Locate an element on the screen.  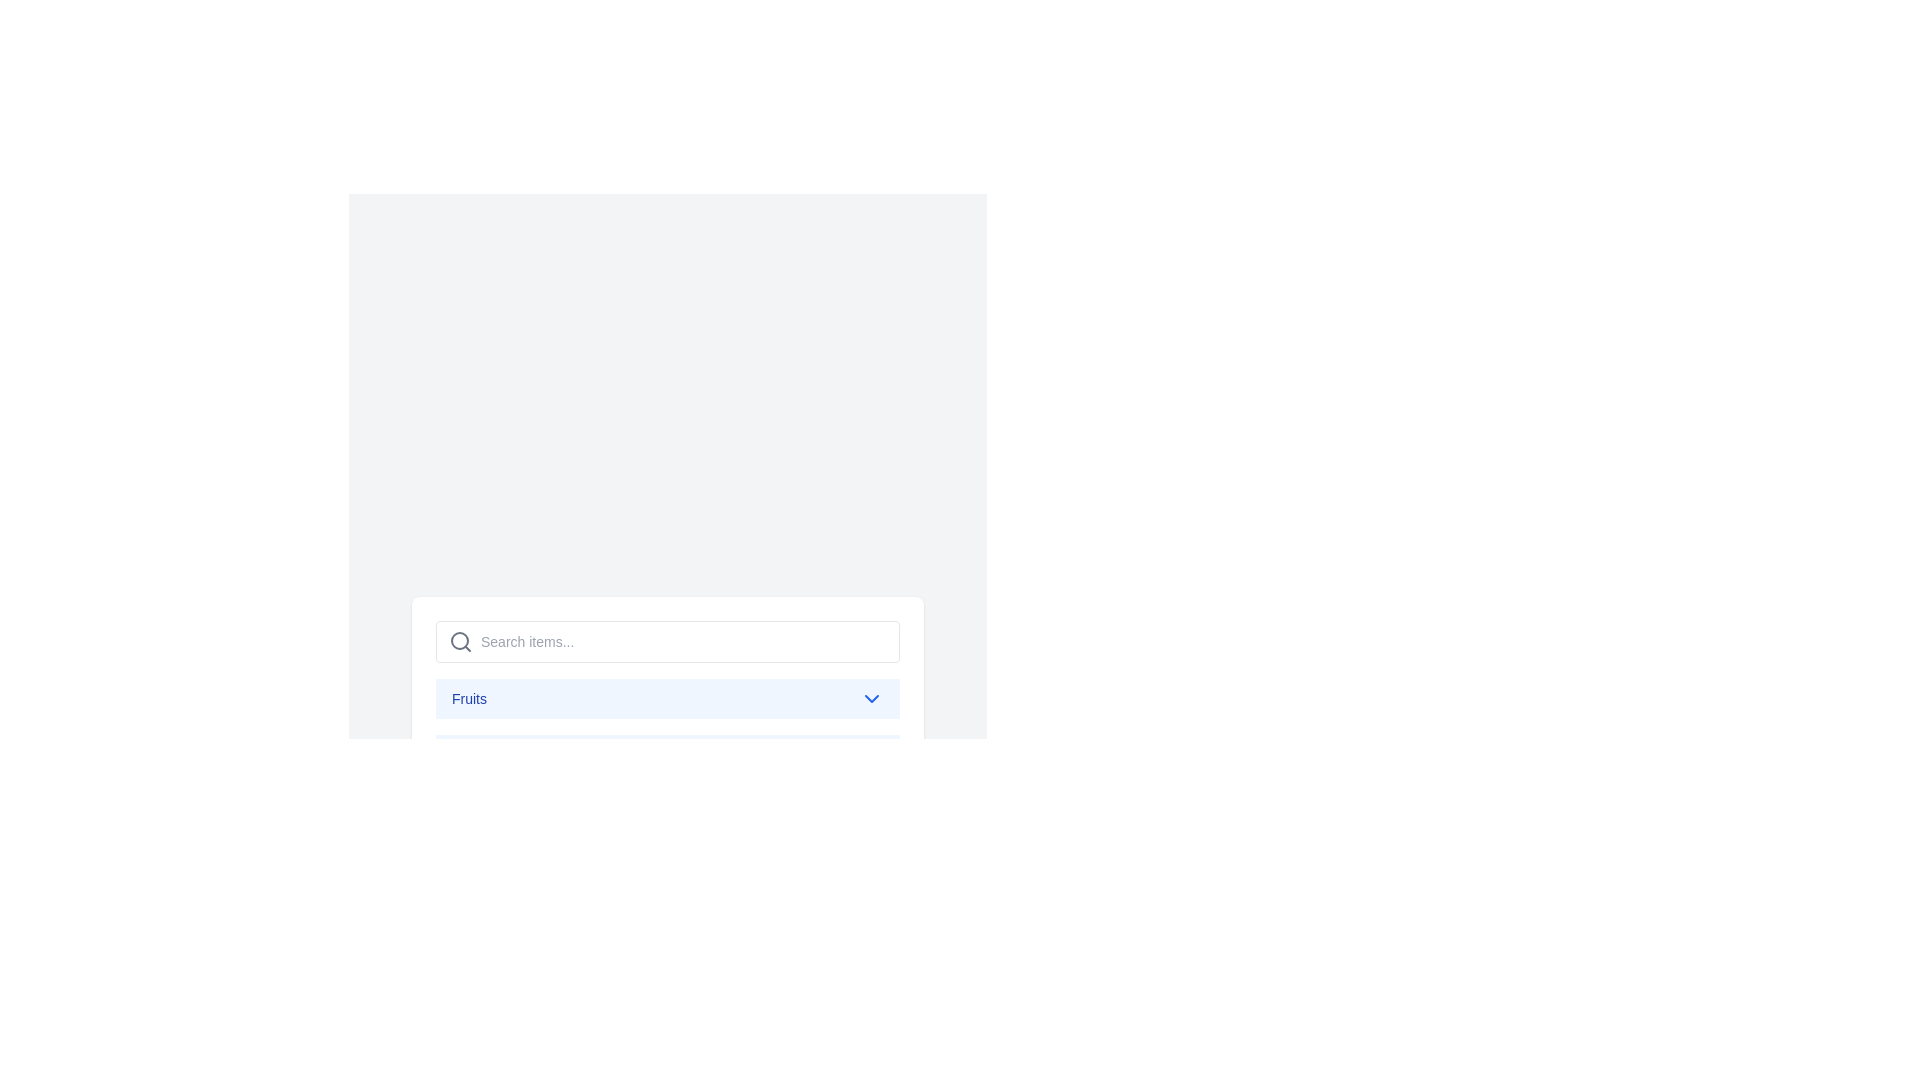
the inner circular part of the magnifying glass in the search icon, which is located at the far left of the search bar is located at coordinates (459, 640).